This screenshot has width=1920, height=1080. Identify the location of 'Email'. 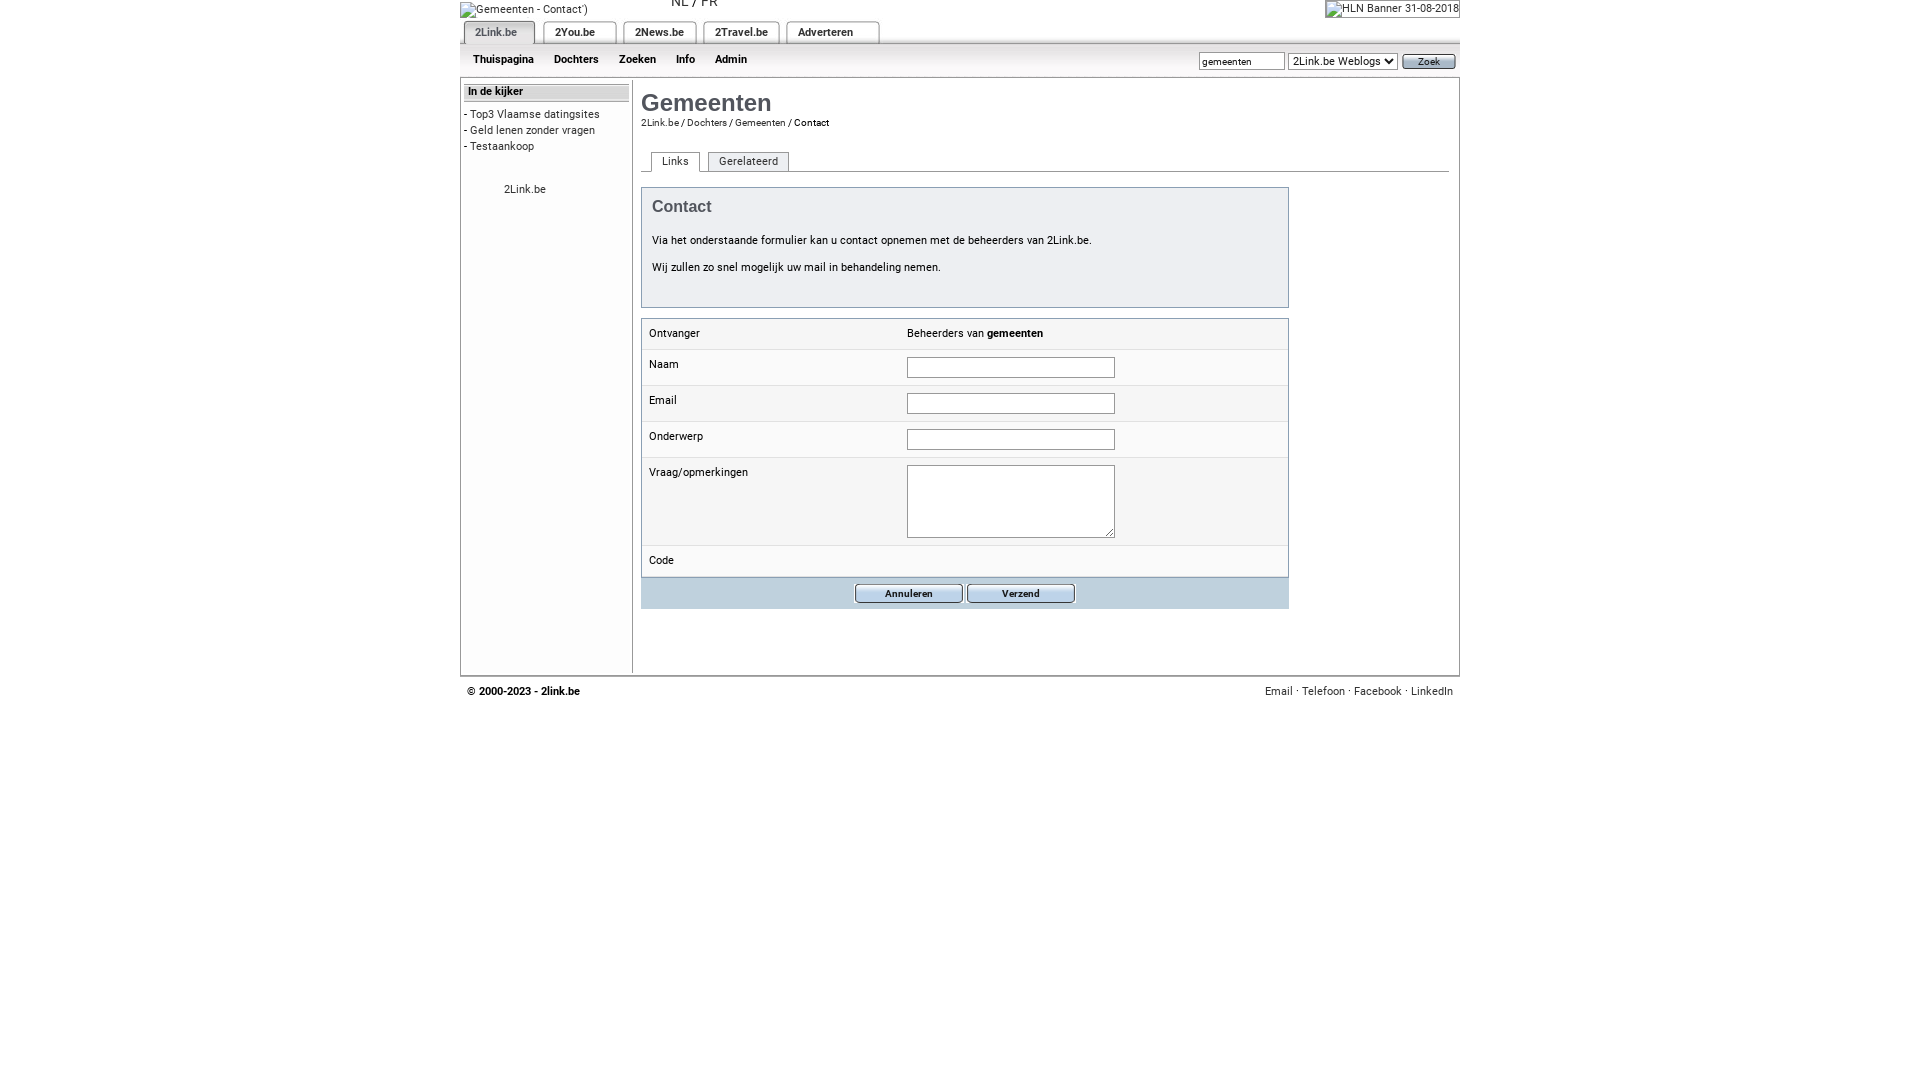
(1277, 690).